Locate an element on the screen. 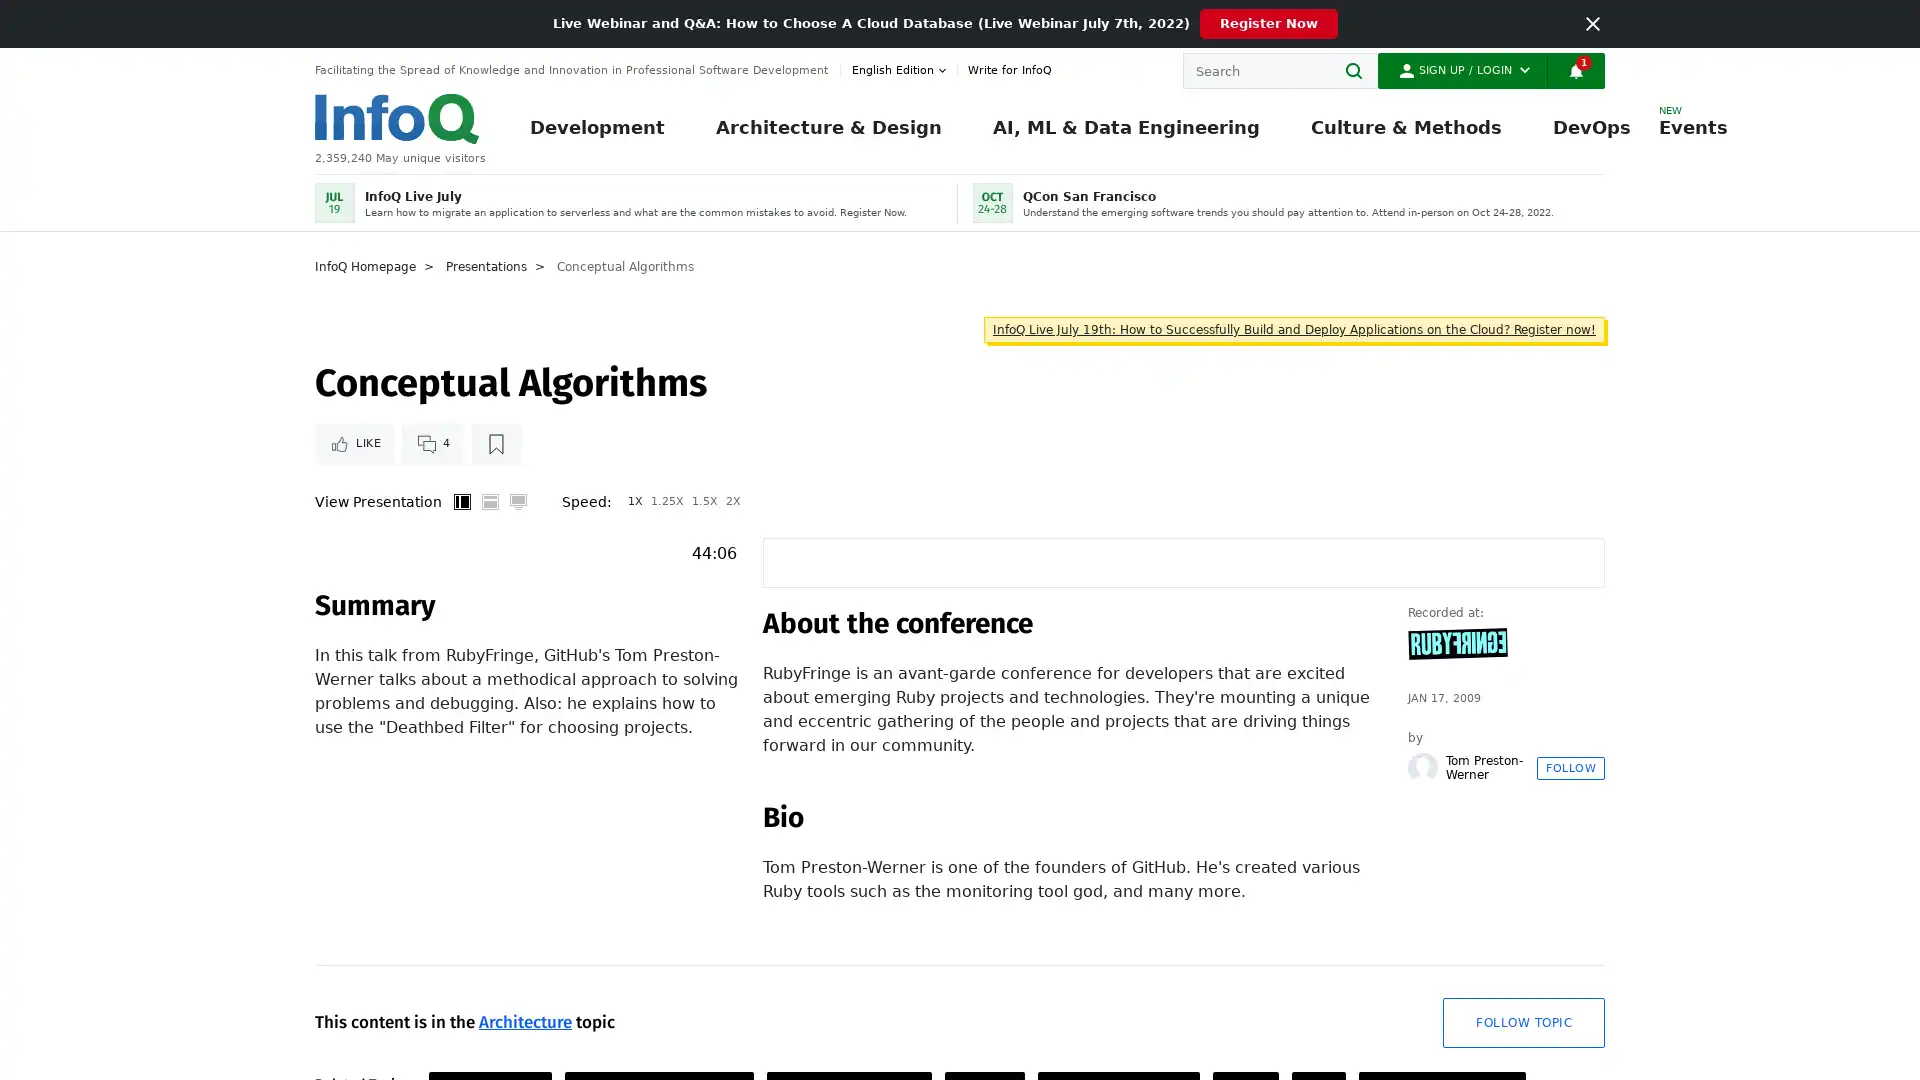 The image size is (1920, 1080). Vertical is located at coordinates (460, 573).